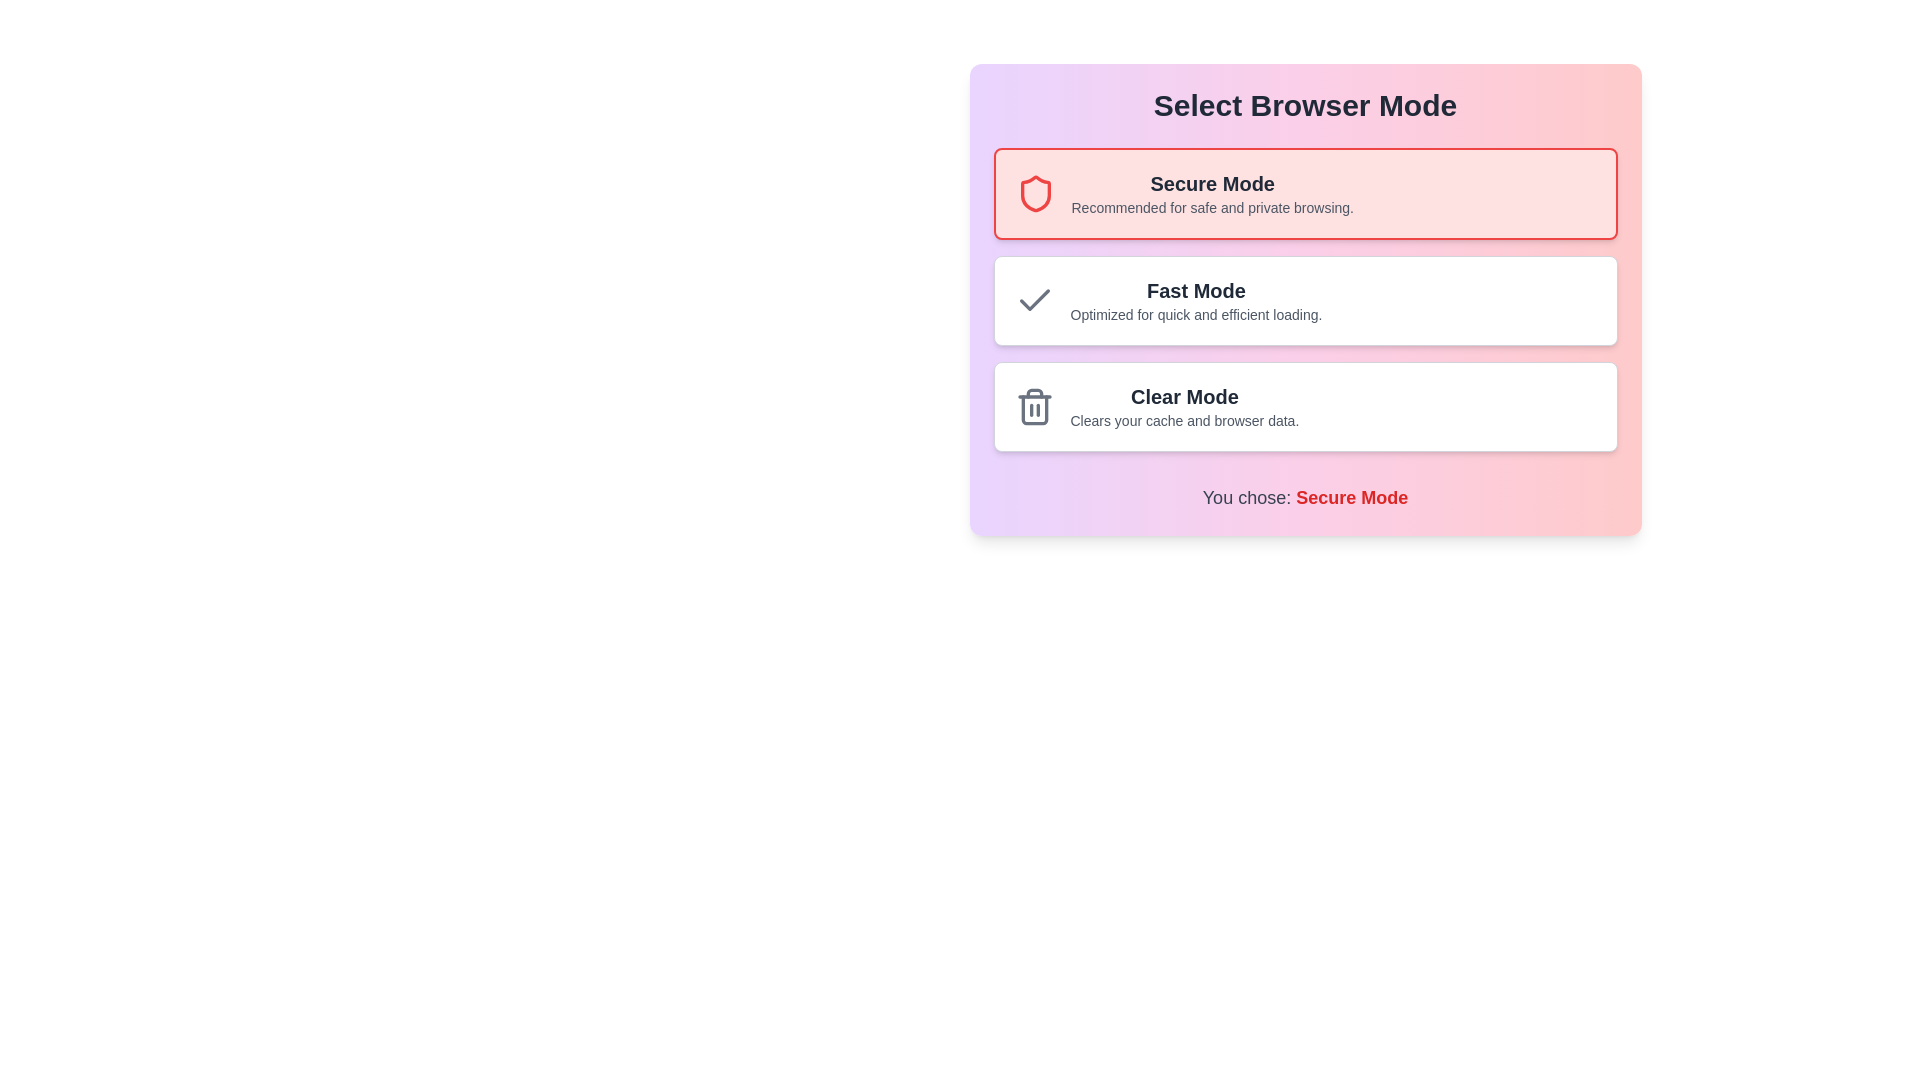  I want to click on the 'Clear Mode' icon, which visually identifies the option to remove cache and browser data, located to the left of the text 'Clear Mode' in a vertical list of options, so click(1034, 406).